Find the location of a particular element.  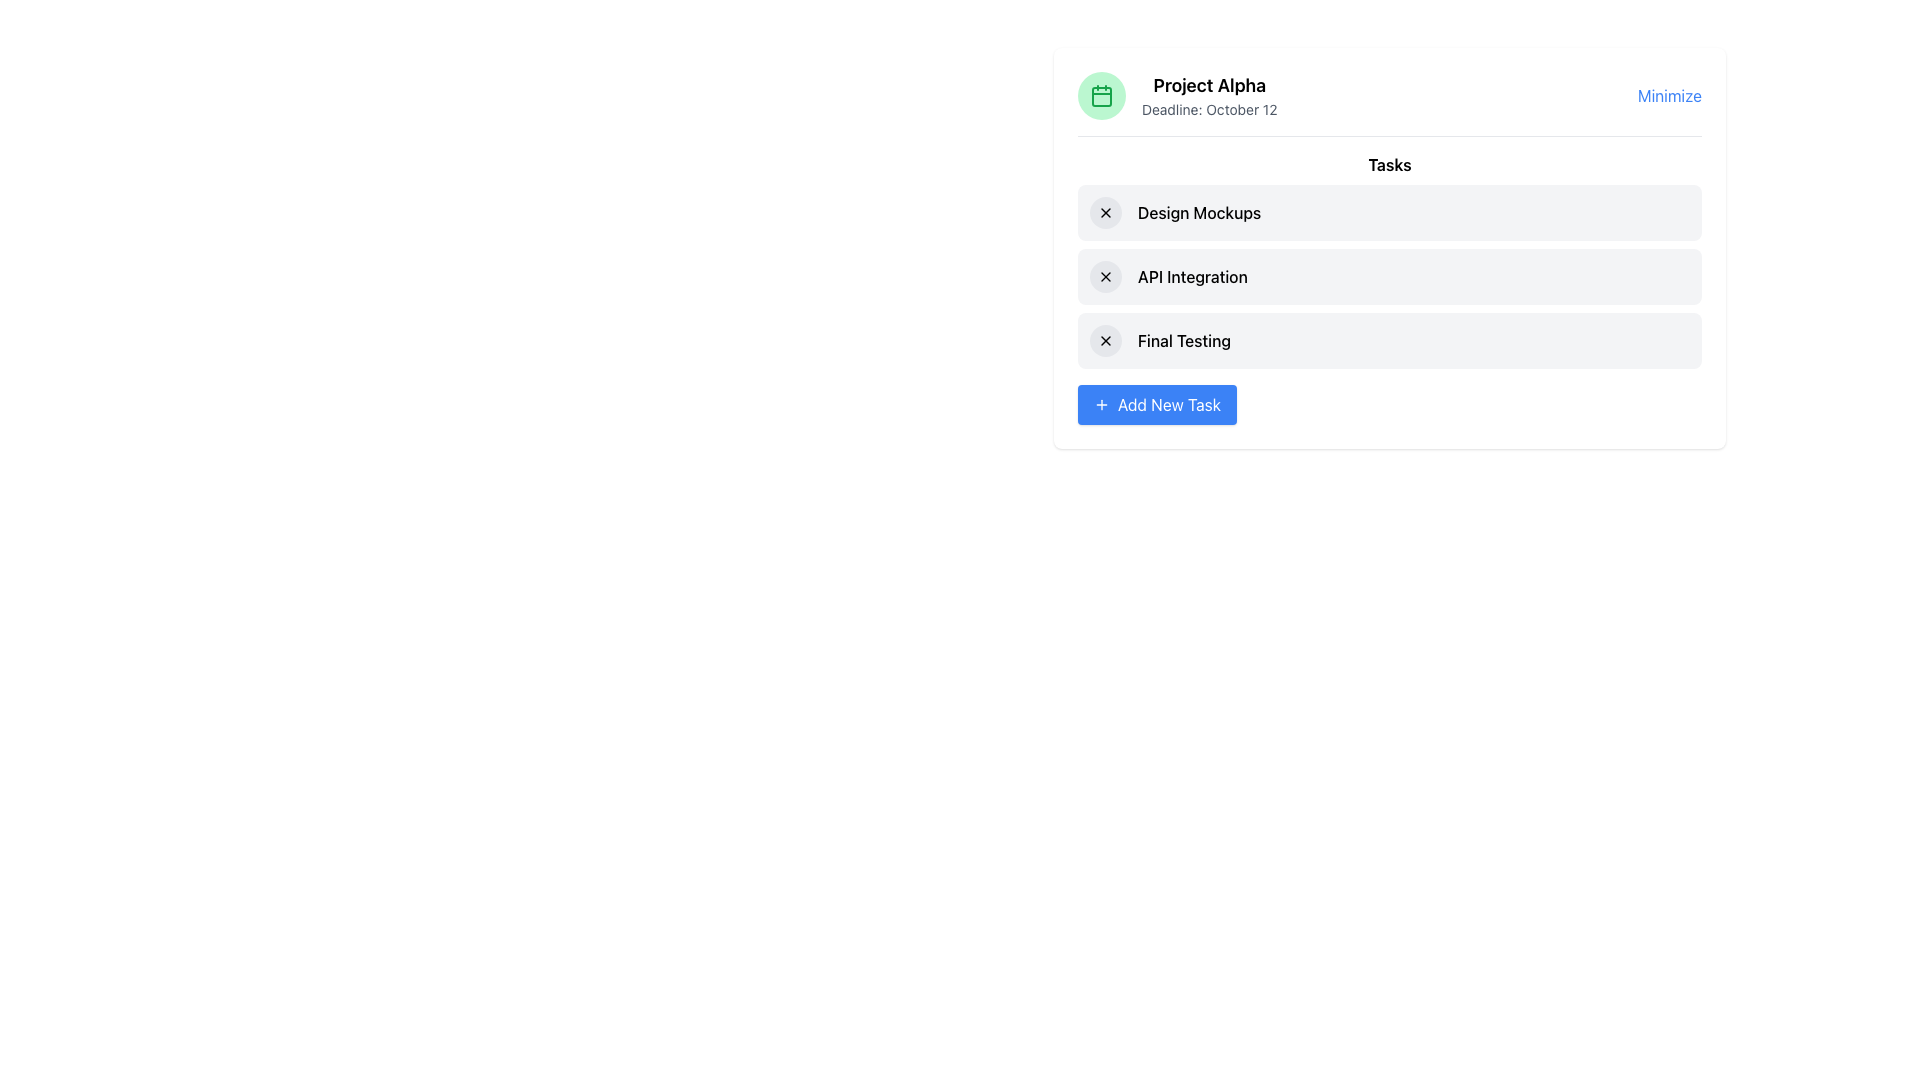

the project title text label, which is prominently displayed as the header for the project information, located to the right of a calendar icon is located at coordinates (1208, 84).